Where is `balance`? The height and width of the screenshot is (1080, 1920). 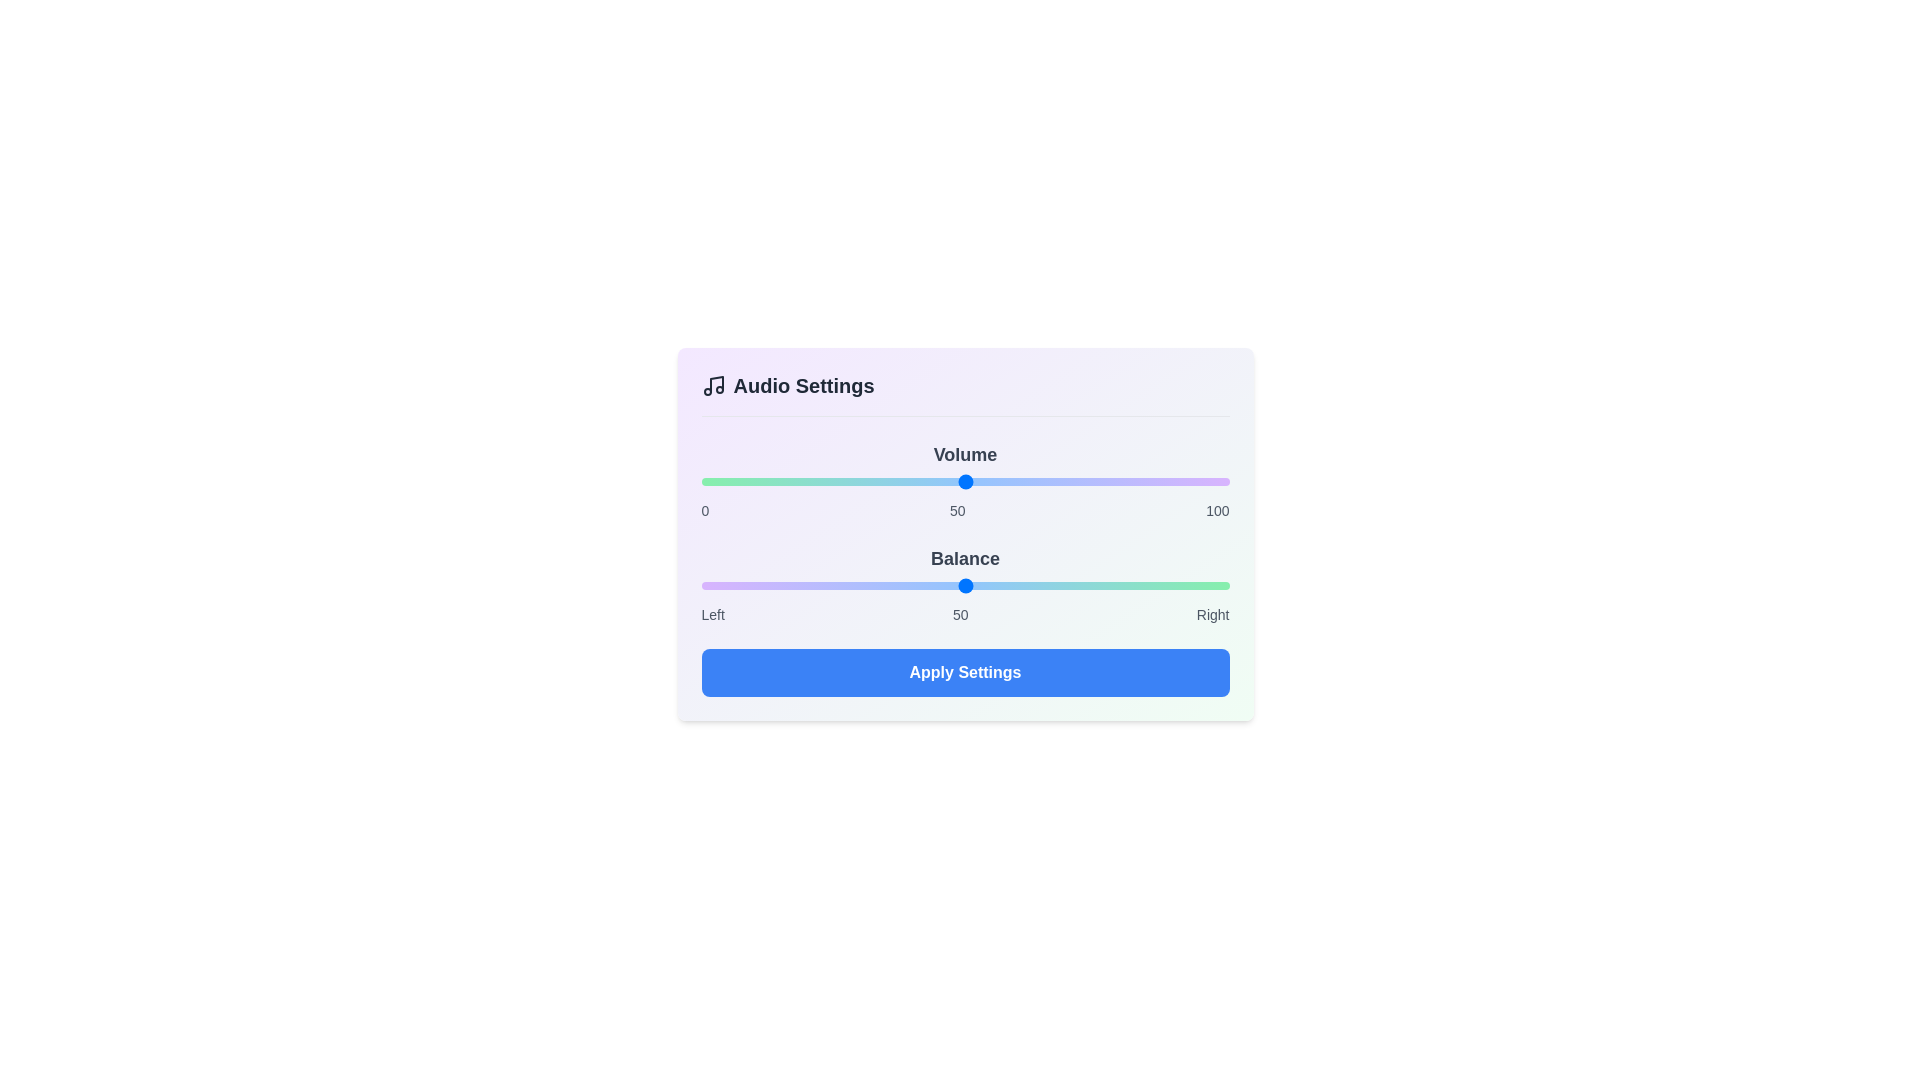 balance is located at coordinates (1129, 585).